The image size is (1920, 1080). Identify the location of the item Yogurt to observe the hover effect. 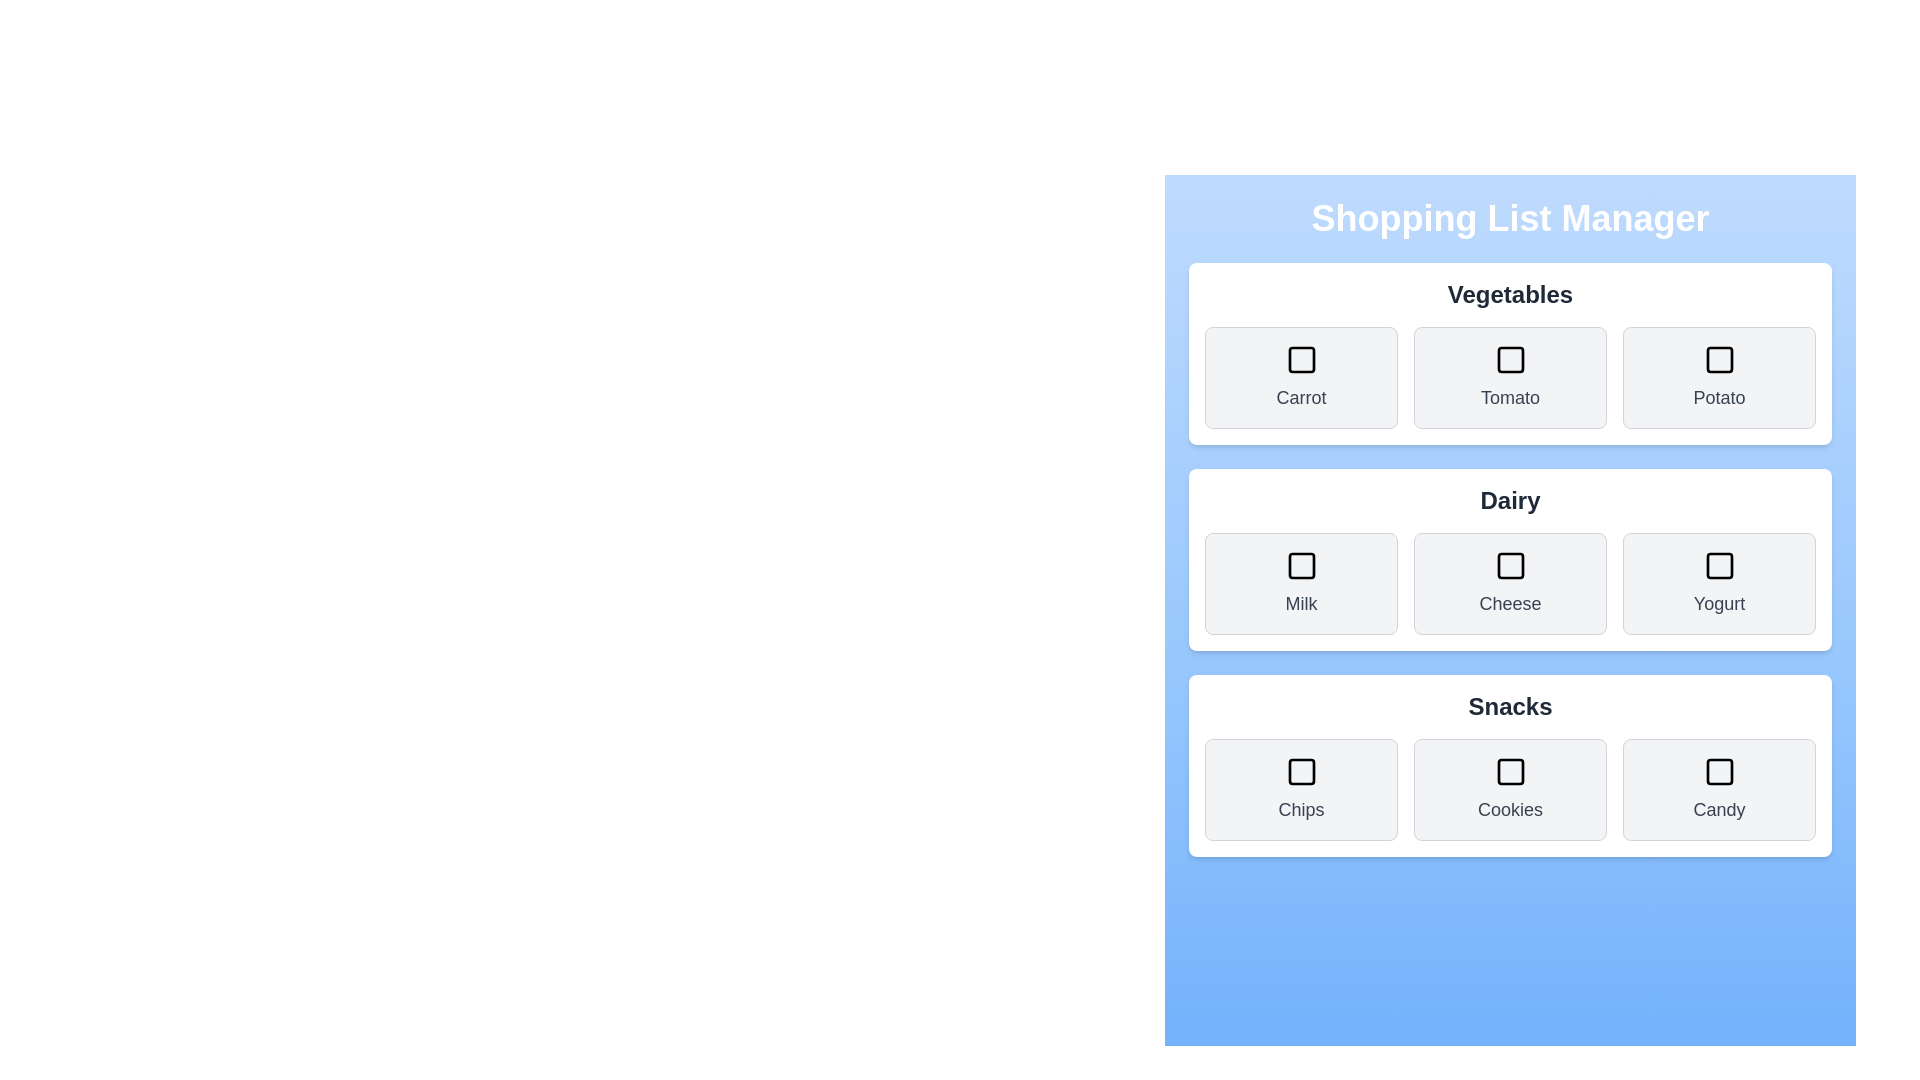
(1718, 583).